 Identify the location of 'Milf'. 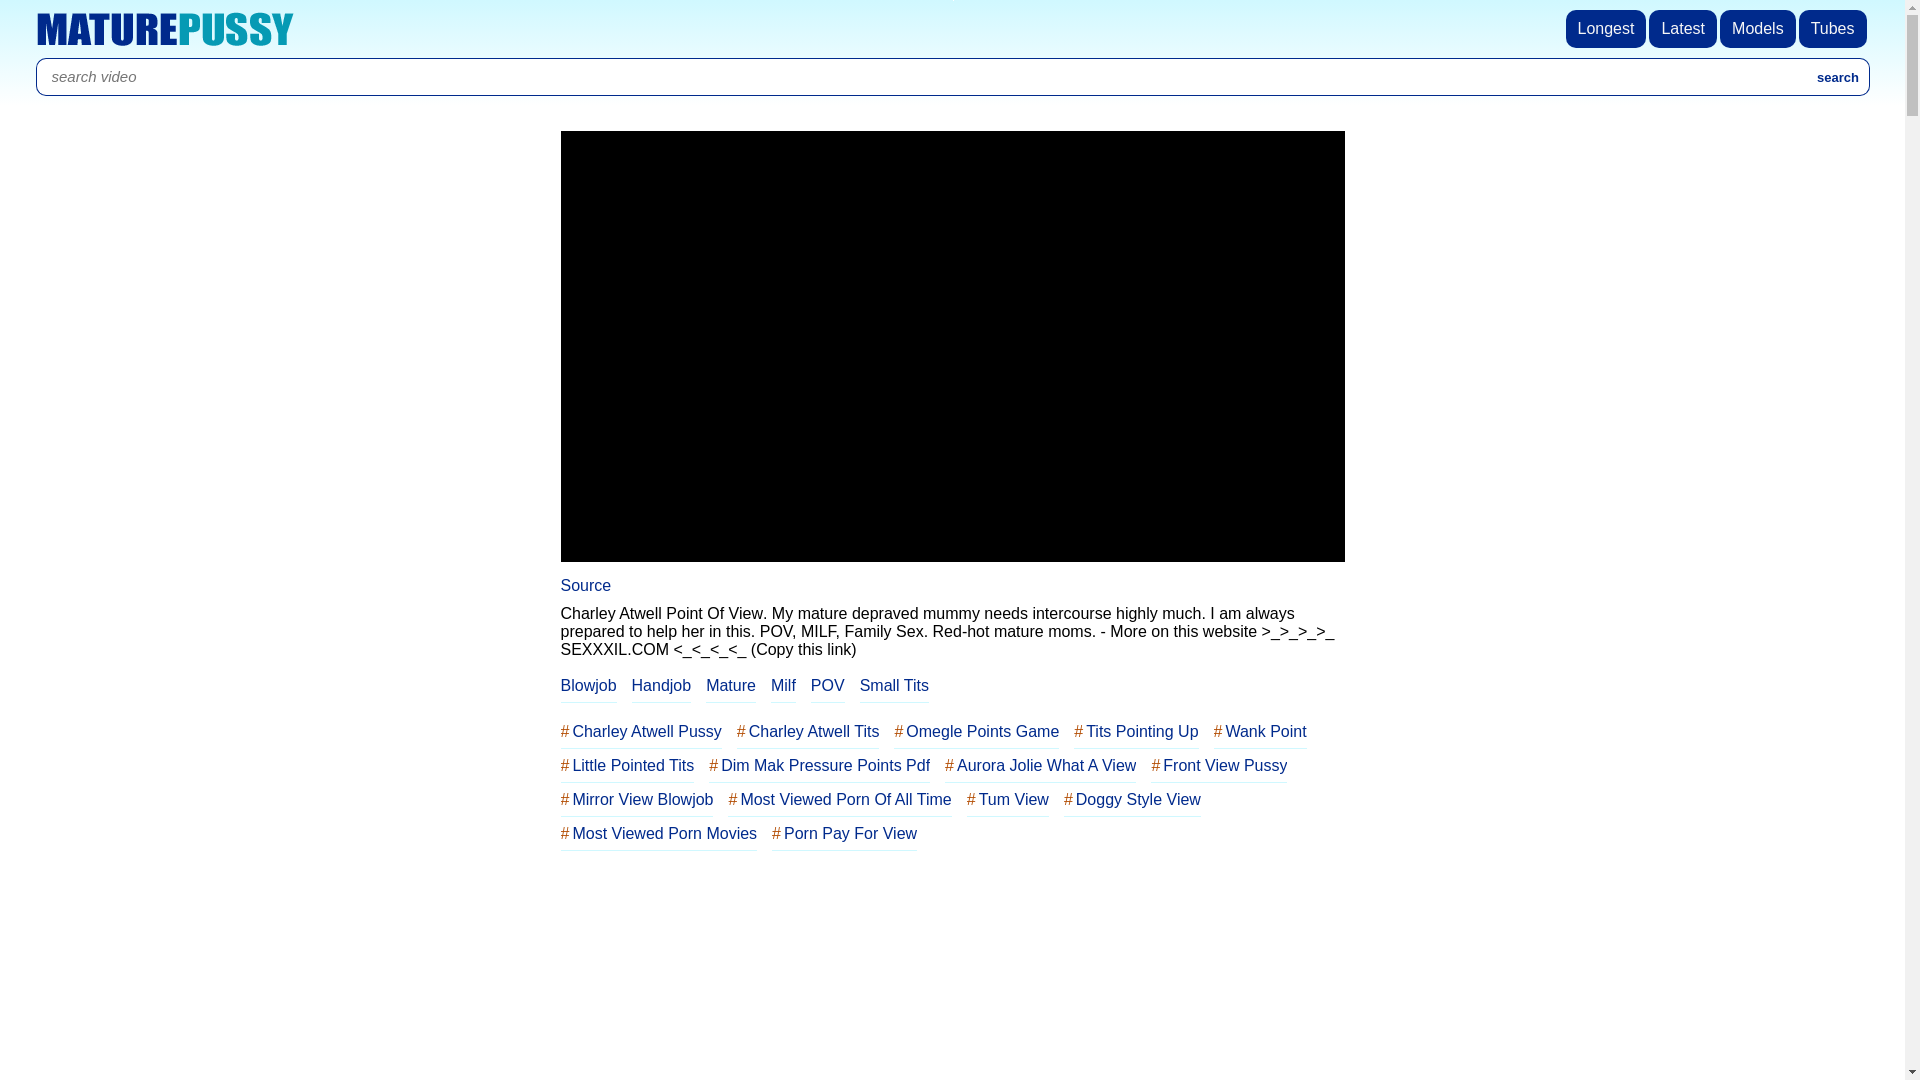
(770, 685).